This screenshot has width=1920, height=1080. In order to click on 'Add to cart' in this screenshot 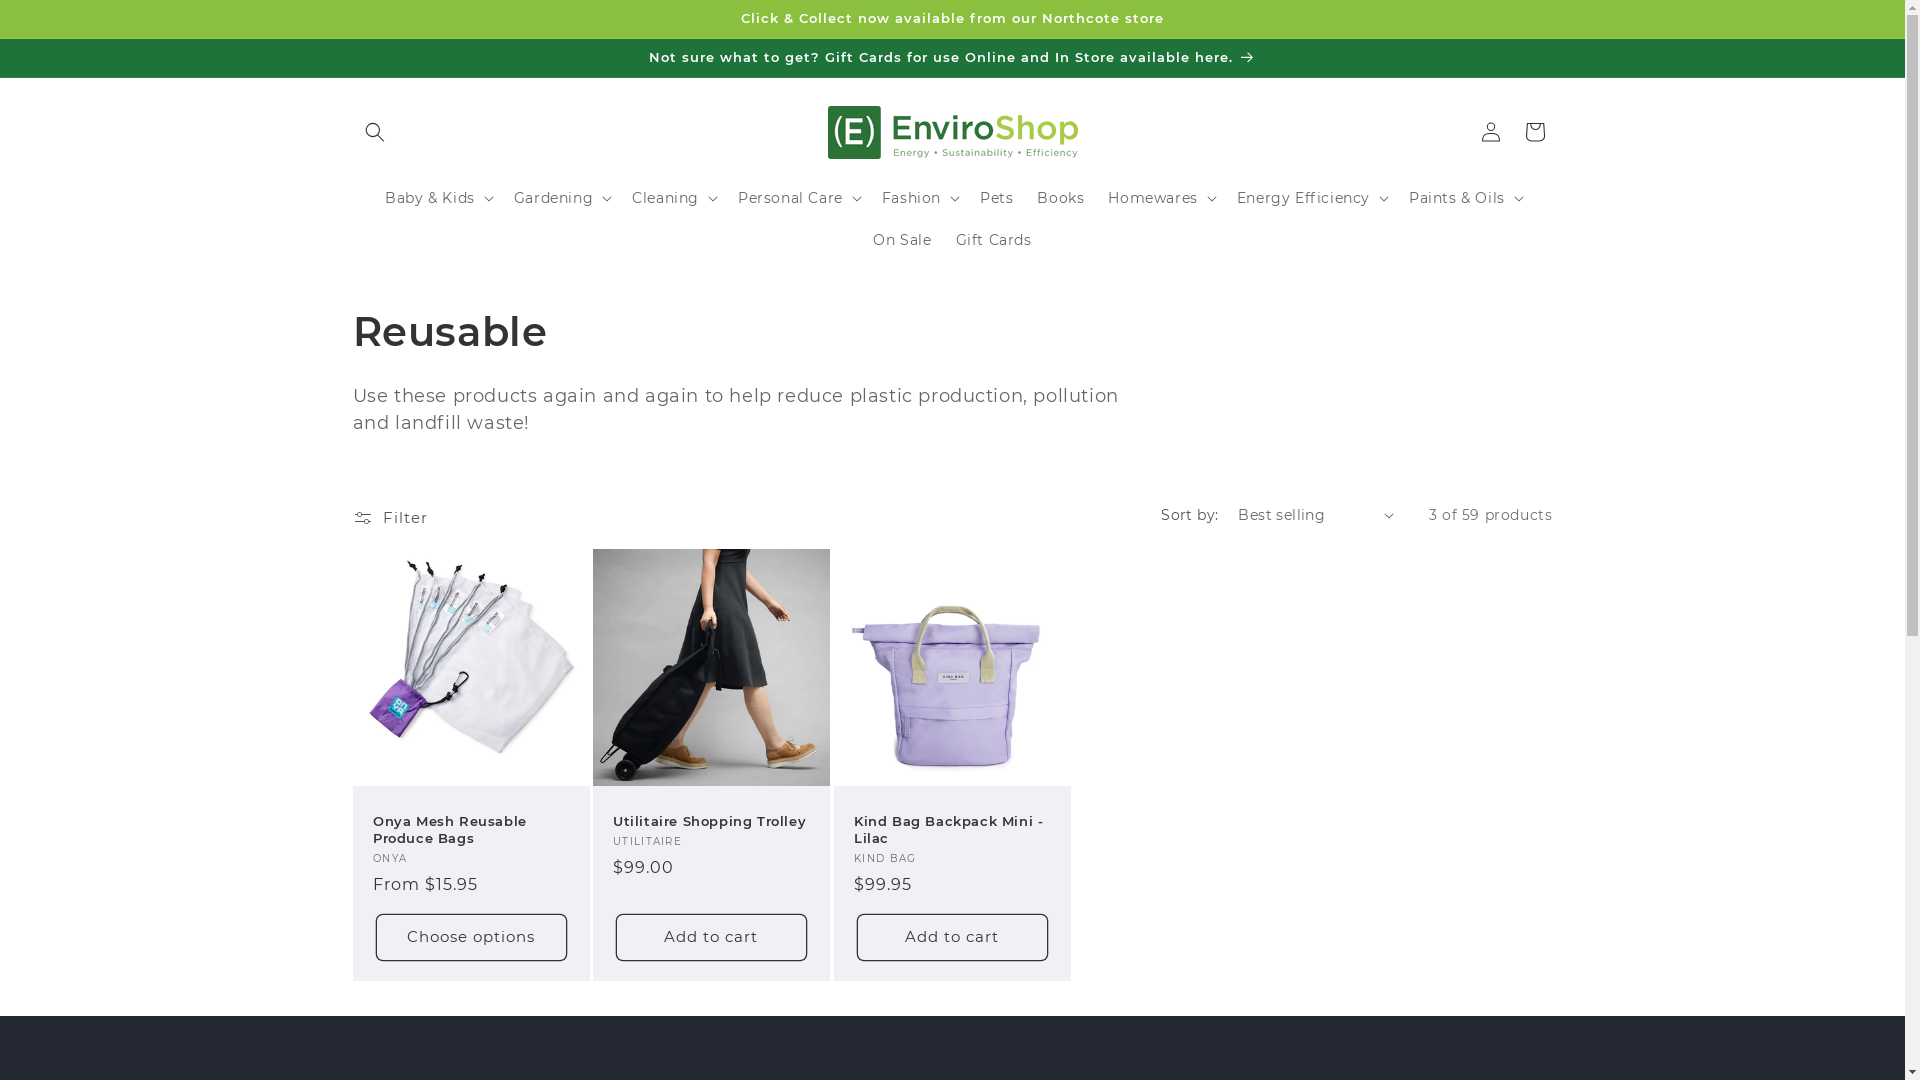, I will do `click(857, 936)`.